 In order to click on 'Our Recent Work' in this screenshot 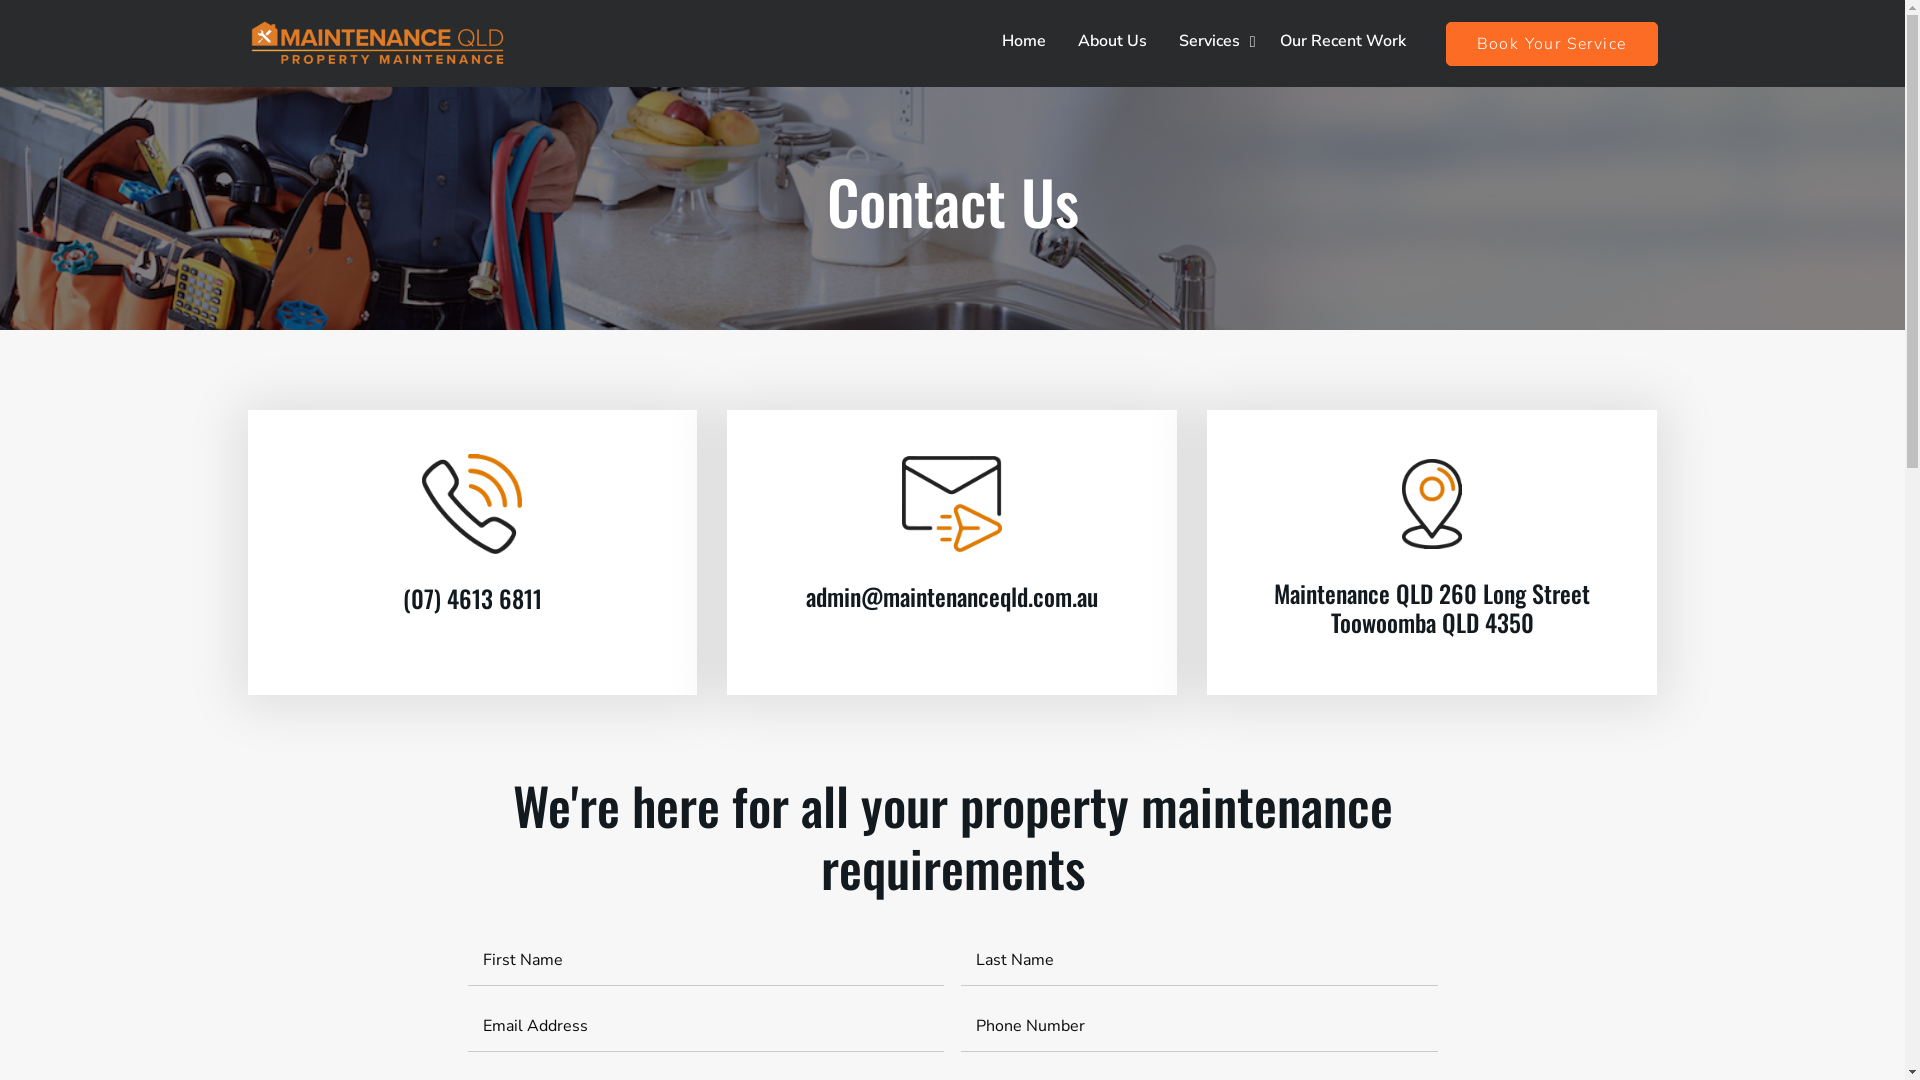, I will do `click(1343, 41)`.